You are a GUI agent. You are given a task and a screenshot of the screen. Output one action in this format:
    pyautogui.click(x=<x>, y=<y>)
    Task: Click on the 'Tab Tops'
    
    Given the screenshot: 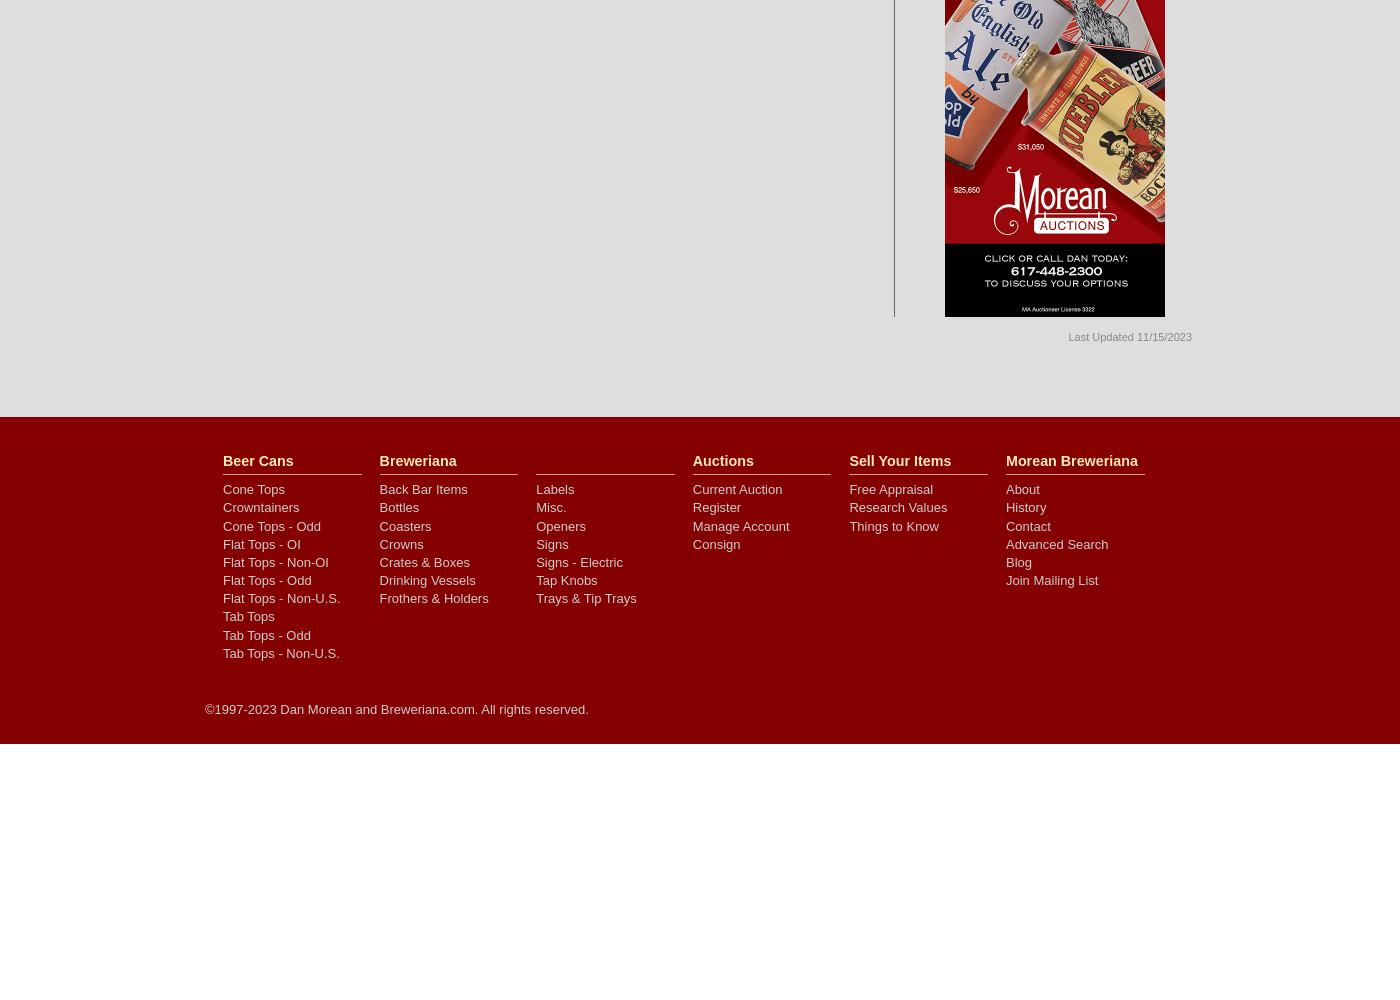 What is the action you would take?
    pyautogui.click(x=223, y=615)
    